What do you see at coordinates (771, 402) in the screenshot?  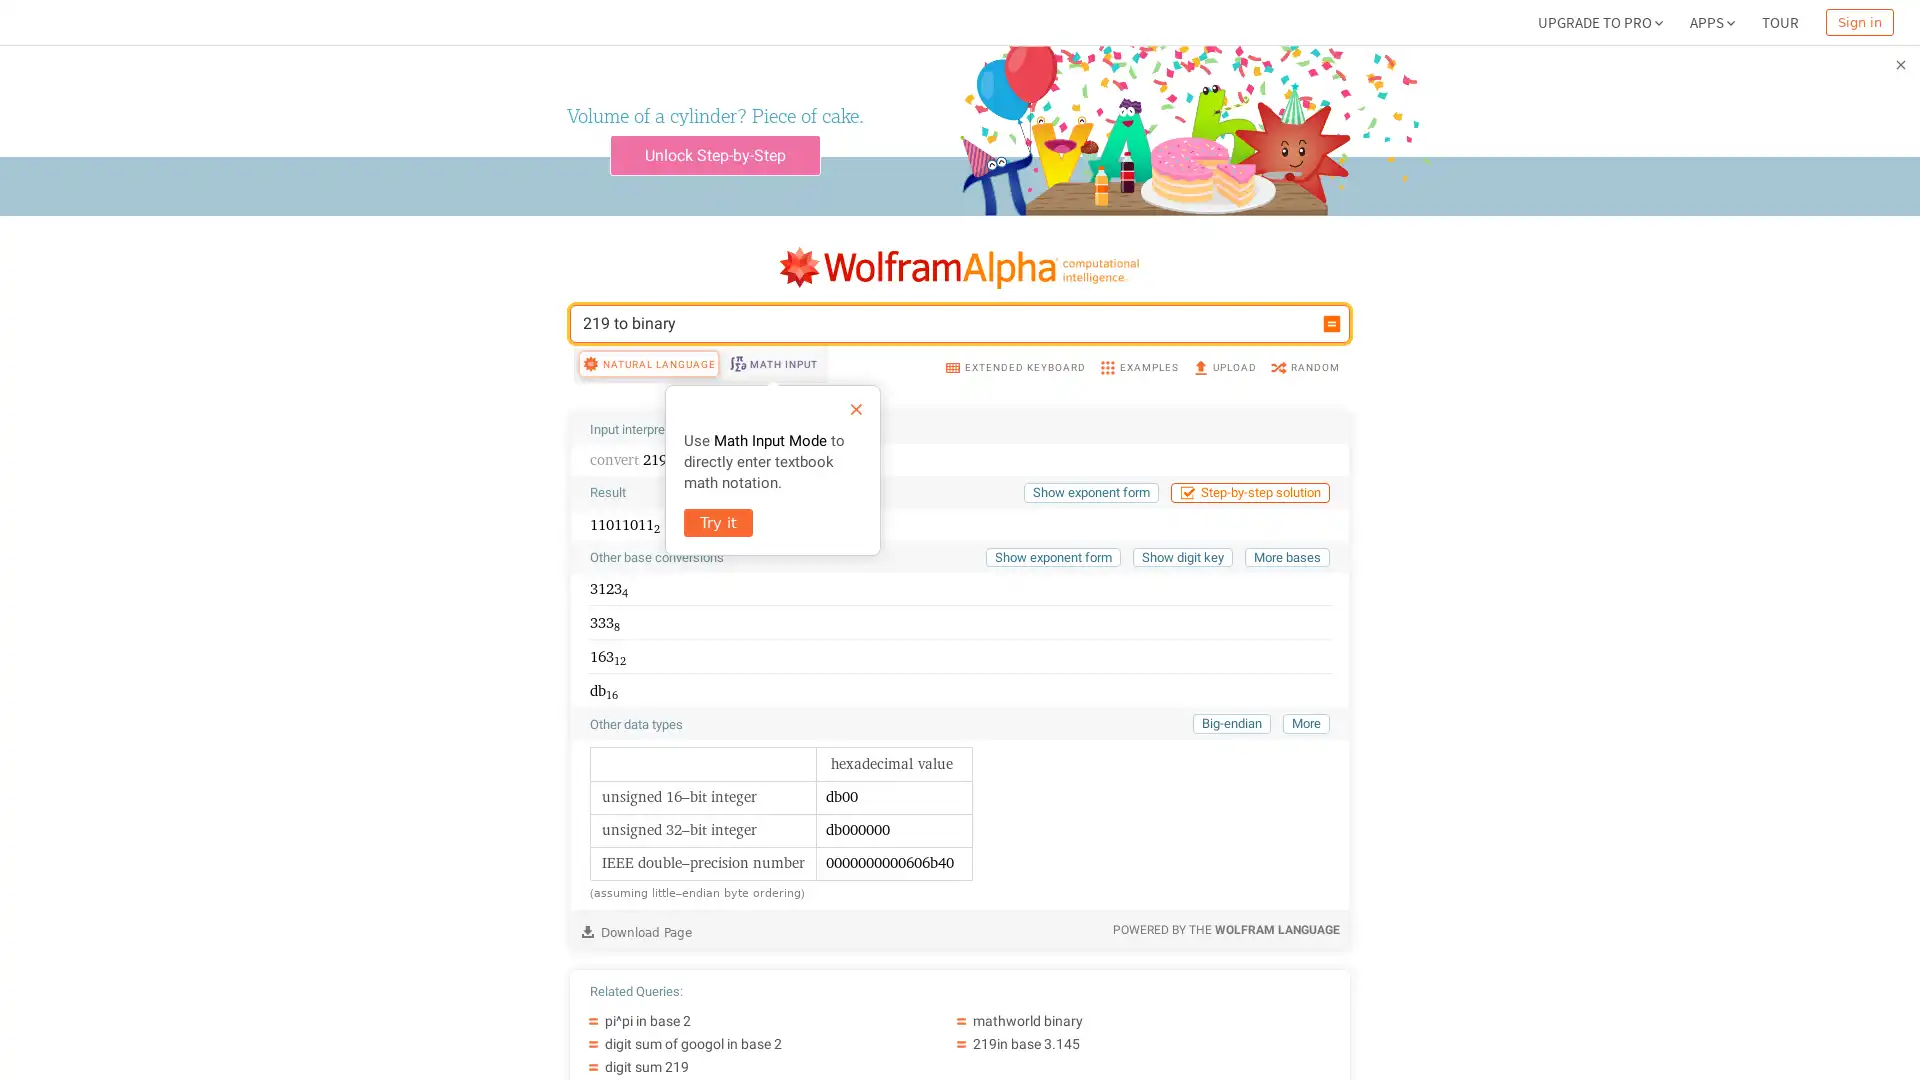 I see `MATH INPUT` at bounding box center [771, 402].